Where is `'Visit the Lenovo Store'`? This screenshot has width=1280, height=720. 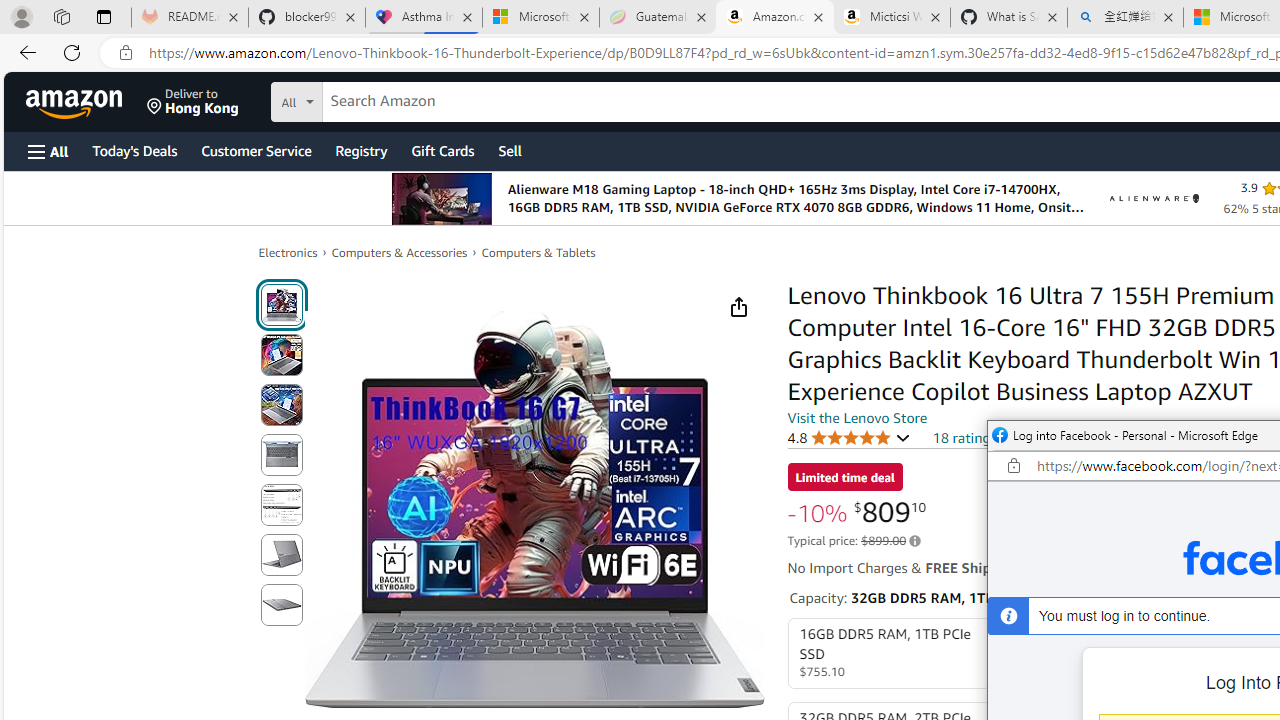
'Visit the Lenovo Store' is located at coordinates (857, 416).